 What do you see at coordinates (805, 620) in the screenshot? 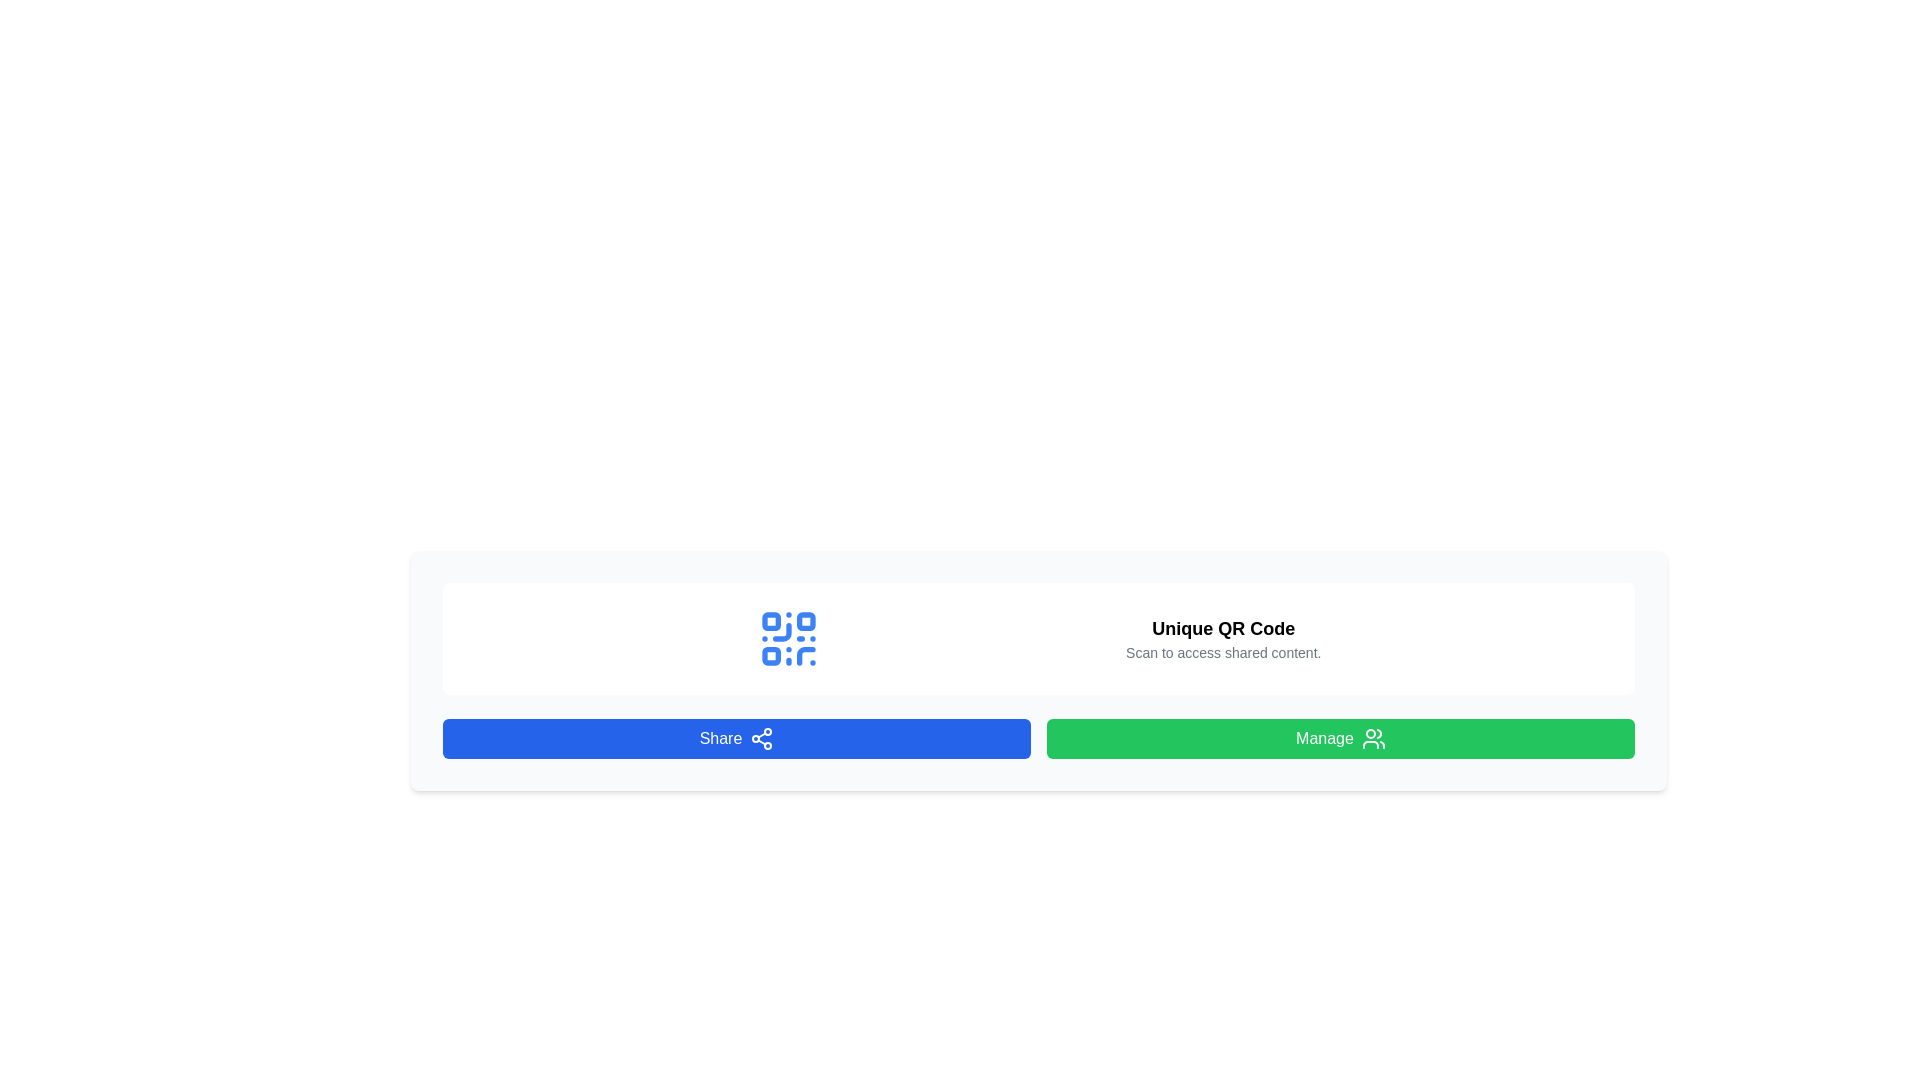
I see `the second small square in the top row of the QR code icon, which is styled in blue and located above the 'Share' and 'Manage' buttons` at bounding box center [805, 620].